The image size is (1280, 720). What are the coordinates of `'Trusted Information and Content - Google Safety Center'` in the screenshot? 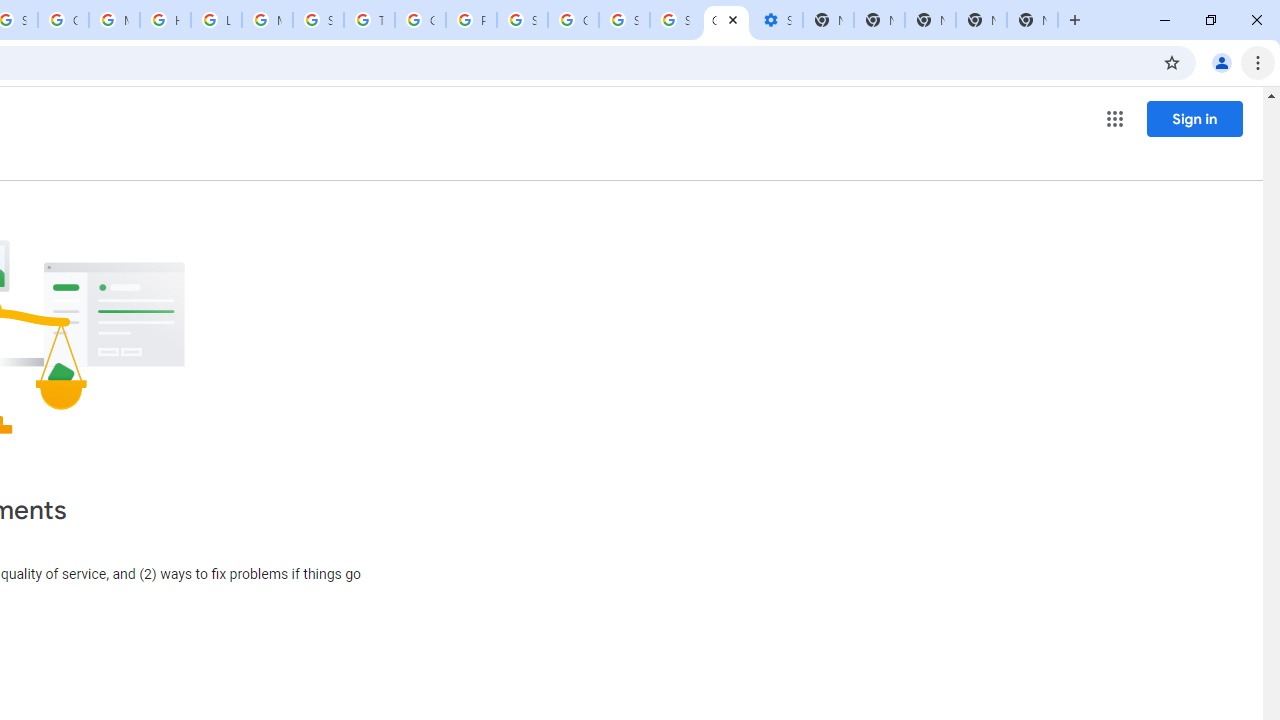 It's located at (369, 20).